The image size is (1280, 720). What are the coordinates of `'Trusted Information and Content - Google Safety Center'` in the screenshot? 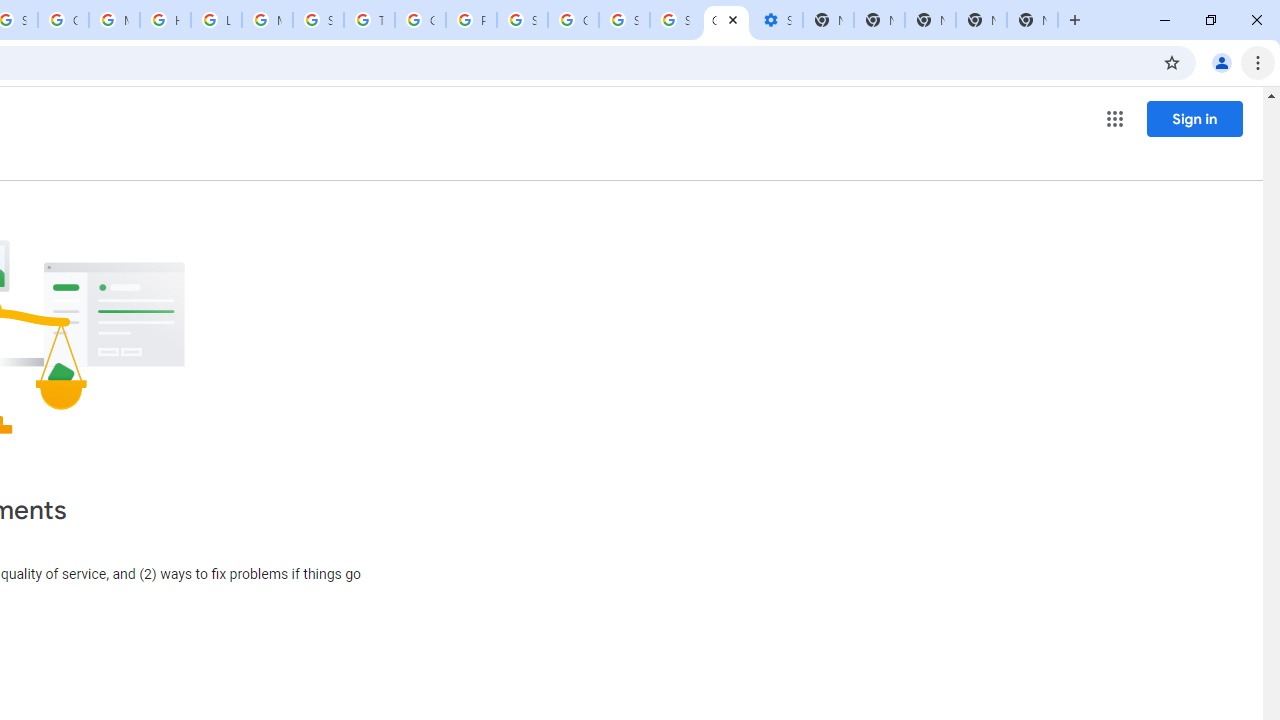 It's located at (369, 20).